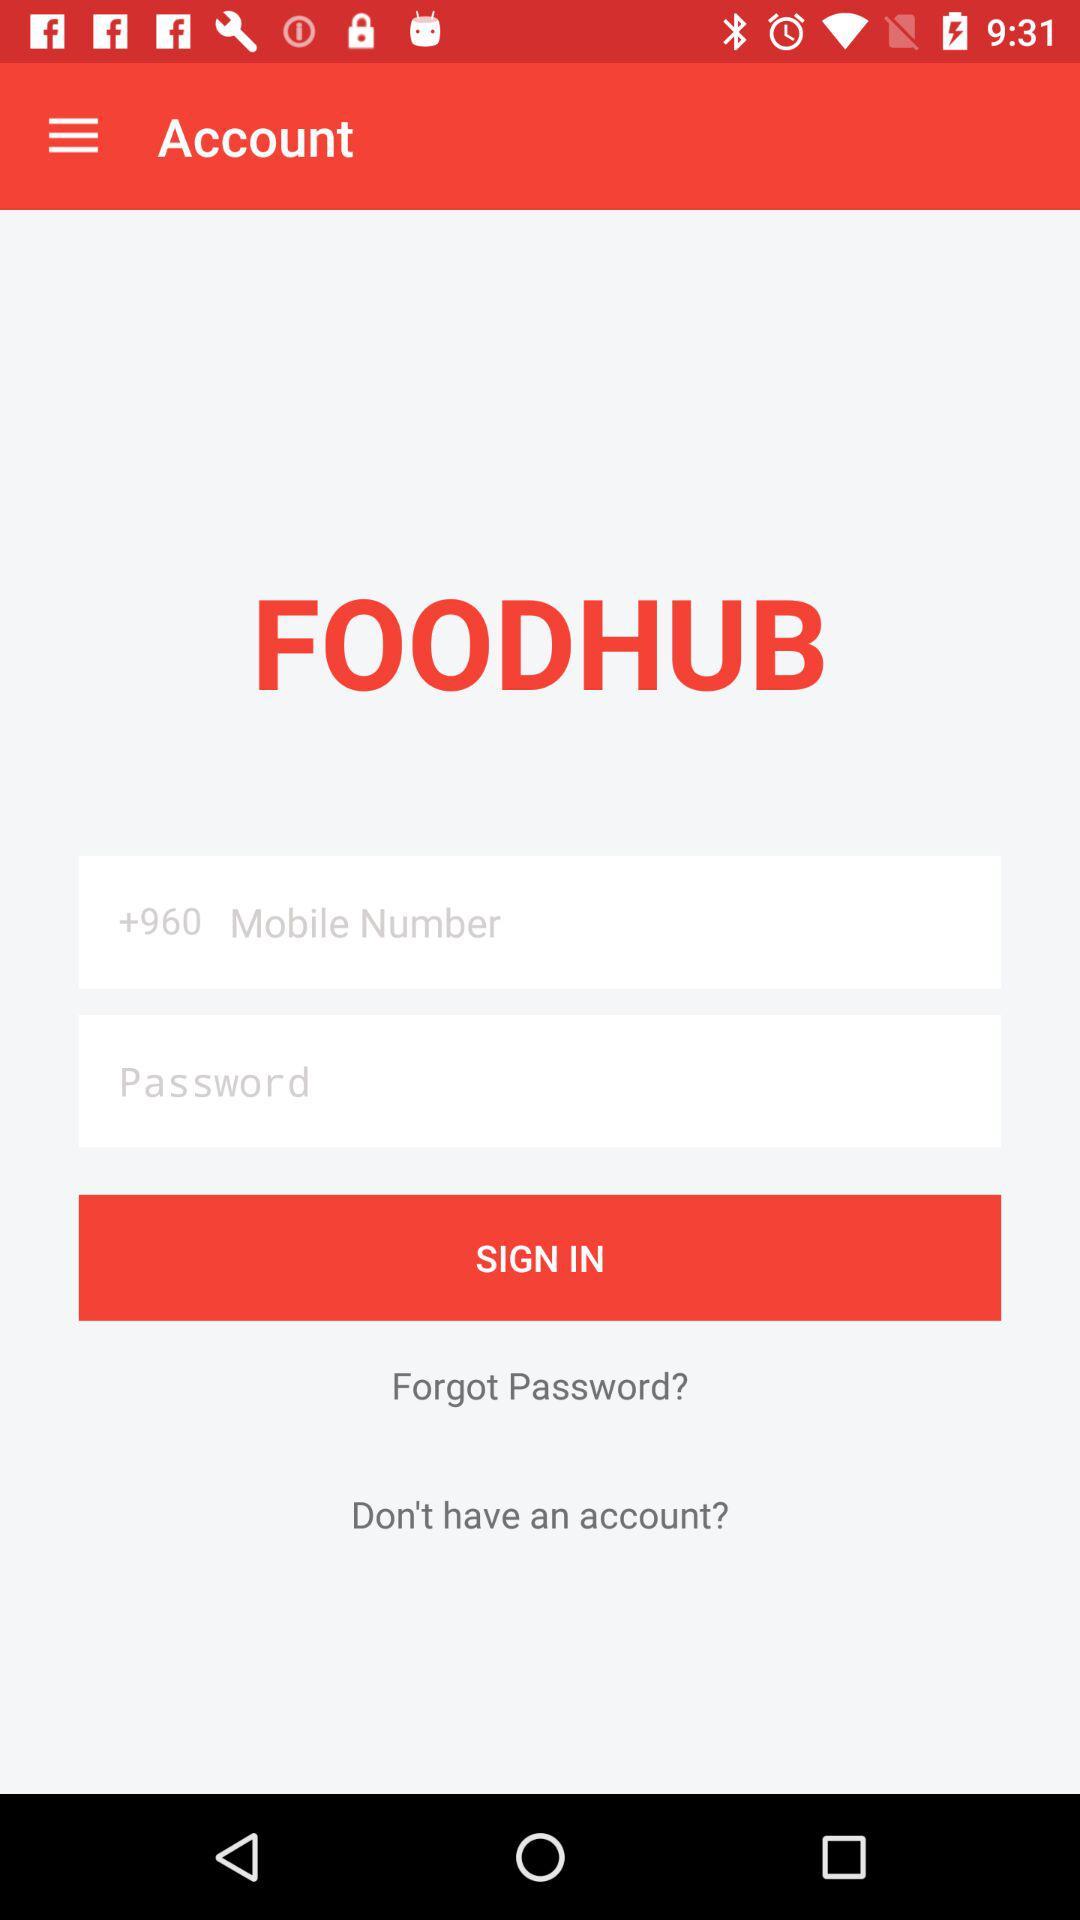 The height and width of the screenshot is (1920, 1080). Describe the element at coordinates (540, 1514) in the screenshot. I see `the icon below forgot password? item` at that location.